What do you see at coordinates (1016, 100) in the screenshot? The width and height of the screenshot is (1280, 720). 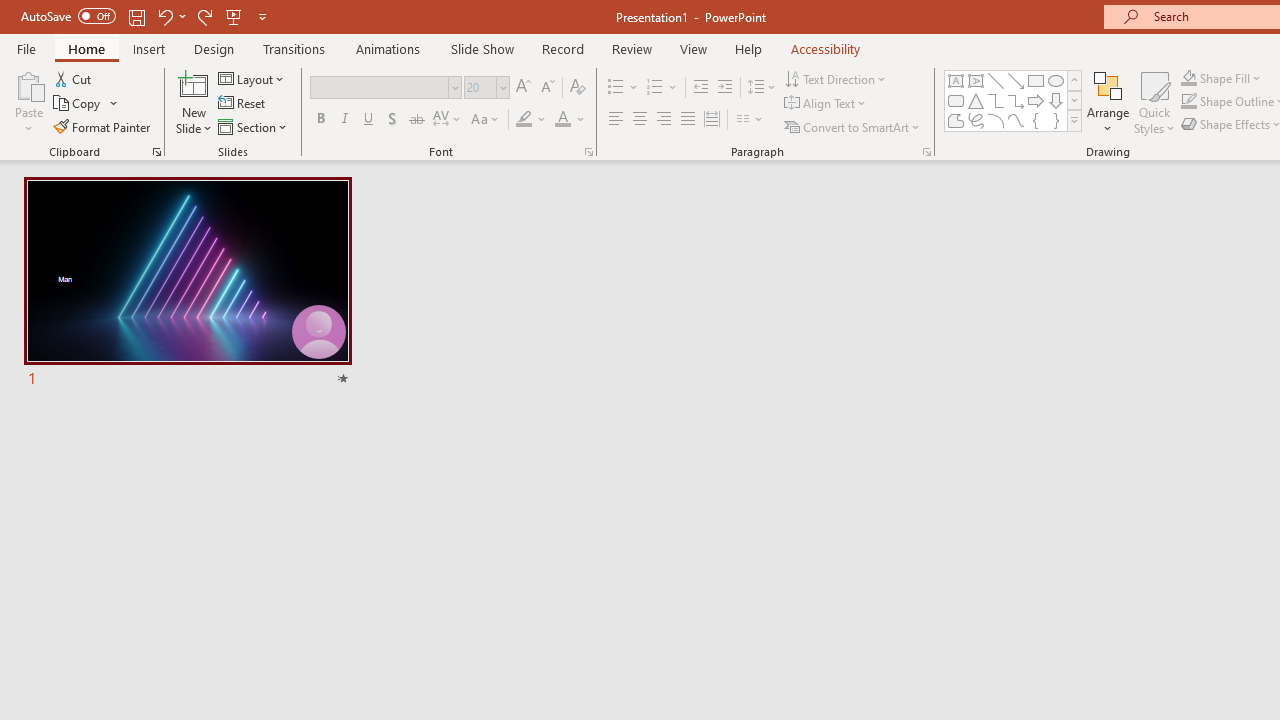 I see `'Connector: Elbow Arrow'` at bounding box center [1016, 100].